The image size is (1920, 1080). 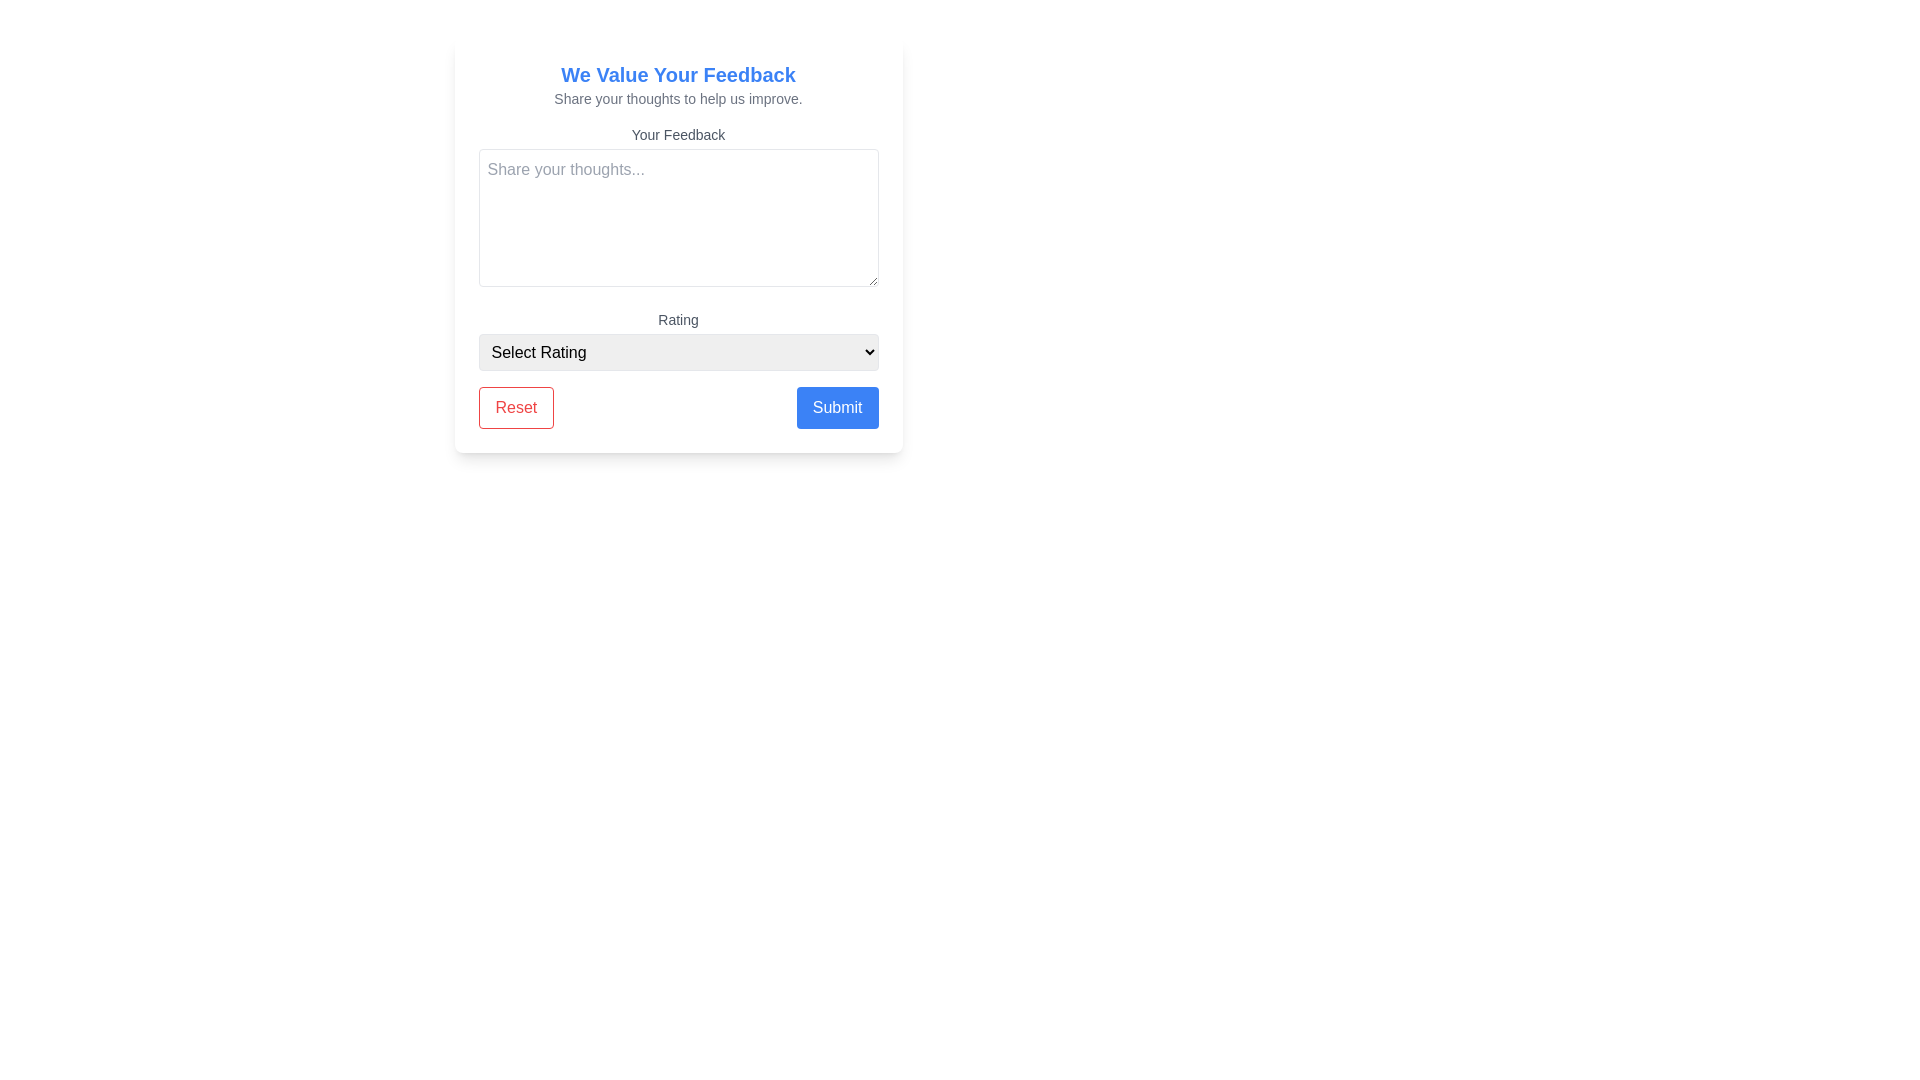 What do you see at coordinates (678, 339) in the screenshot?
I see `an option from the dropdown menu located below the 'Rating' label and above the 'Reset' and 'Submit' buttons` at bounding box center [678, 339].